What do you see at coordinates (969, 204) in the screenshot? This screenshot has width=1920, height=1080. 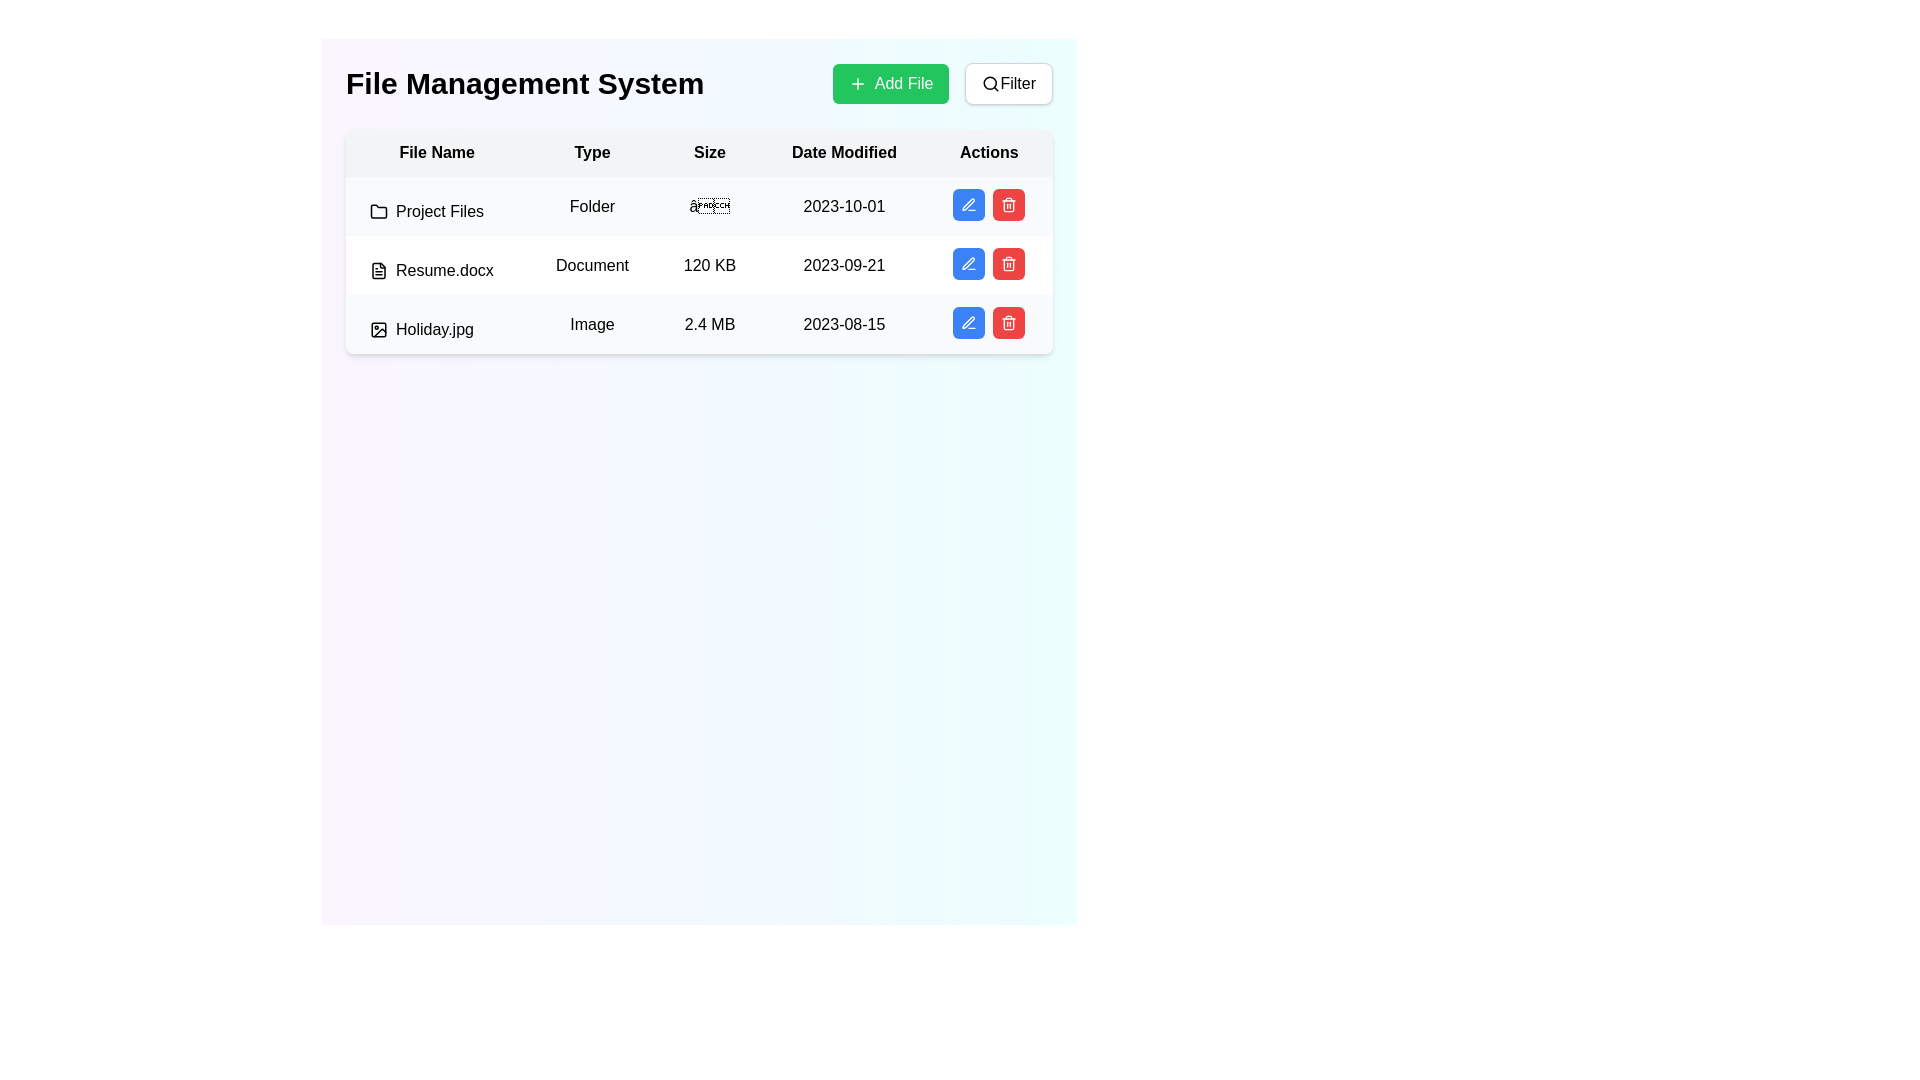 I see `the edit action icon embedded within a blue circular button located in the 'Actions' column of the second row in the table` at bounding box center [969, 204].